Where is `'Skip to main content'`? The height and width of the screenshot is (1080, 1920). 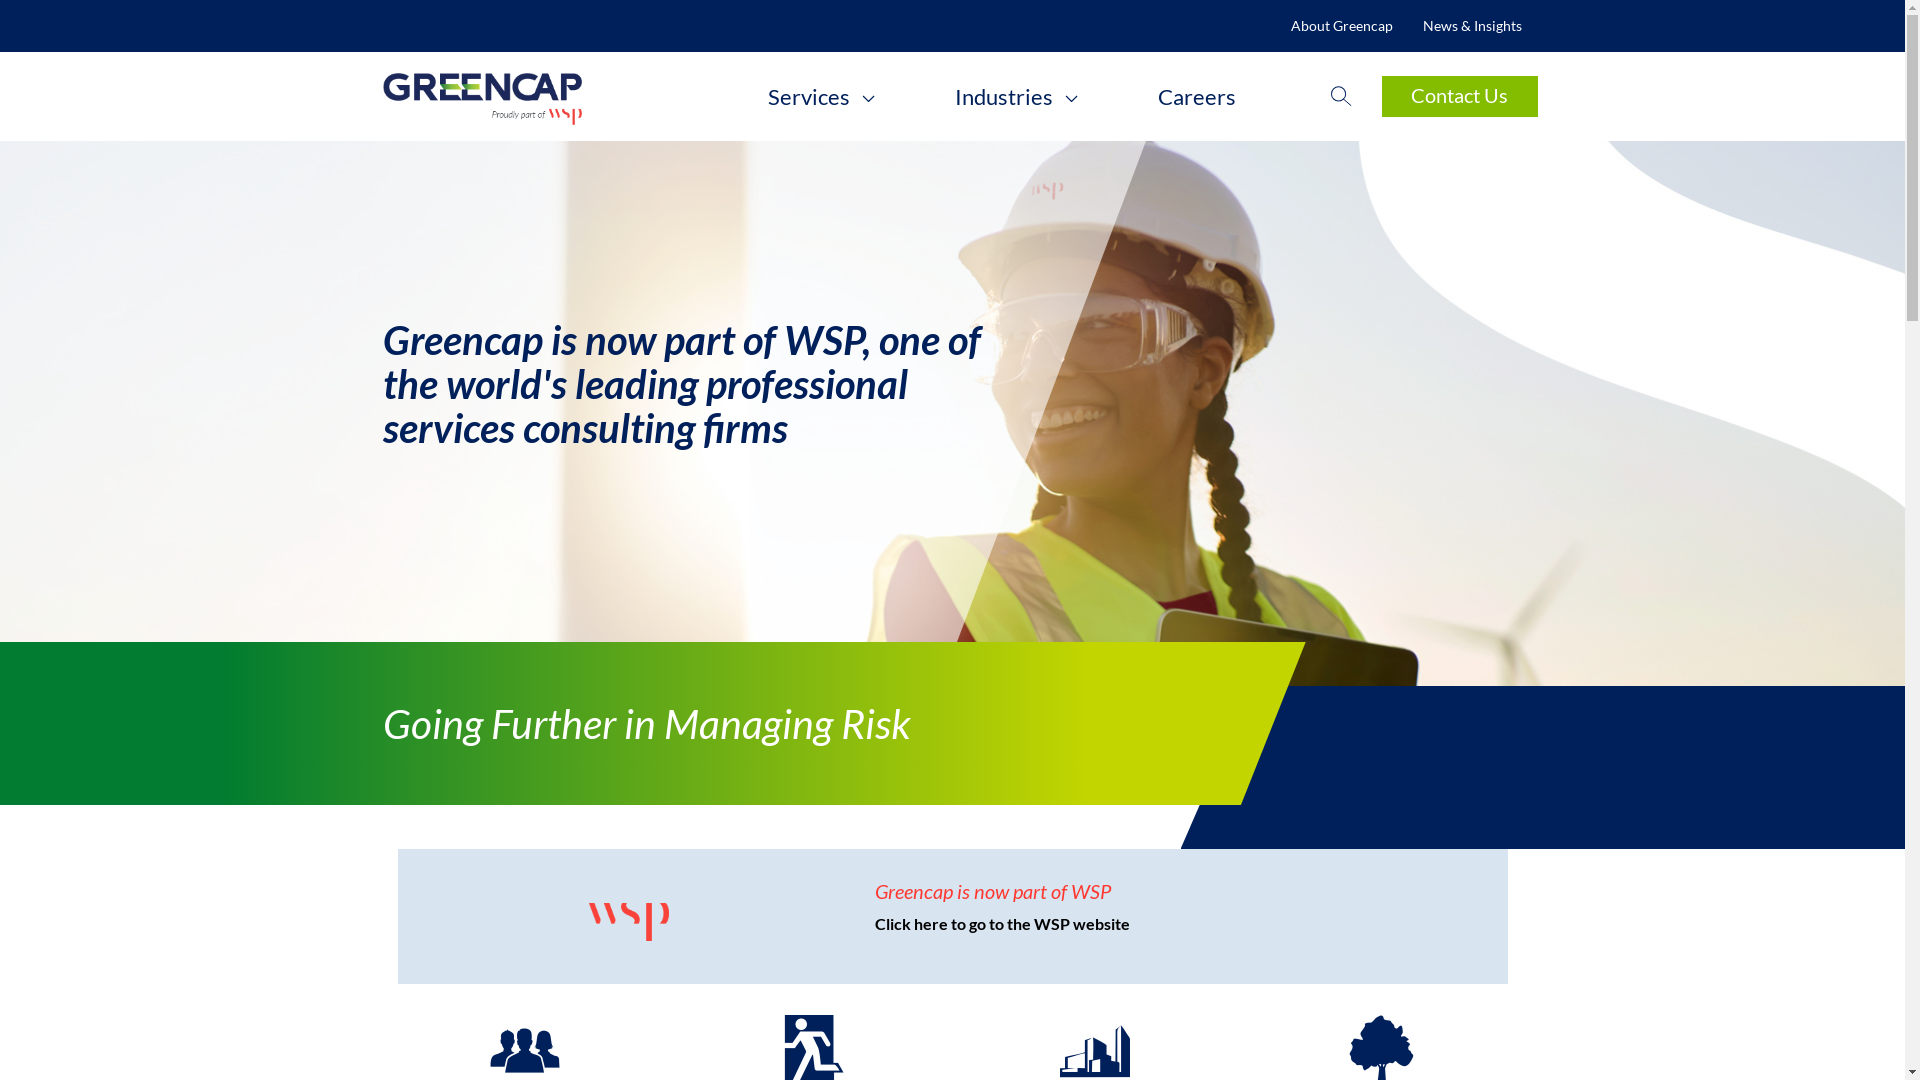 'Skip to main content' is located at coordinates (0, 0).